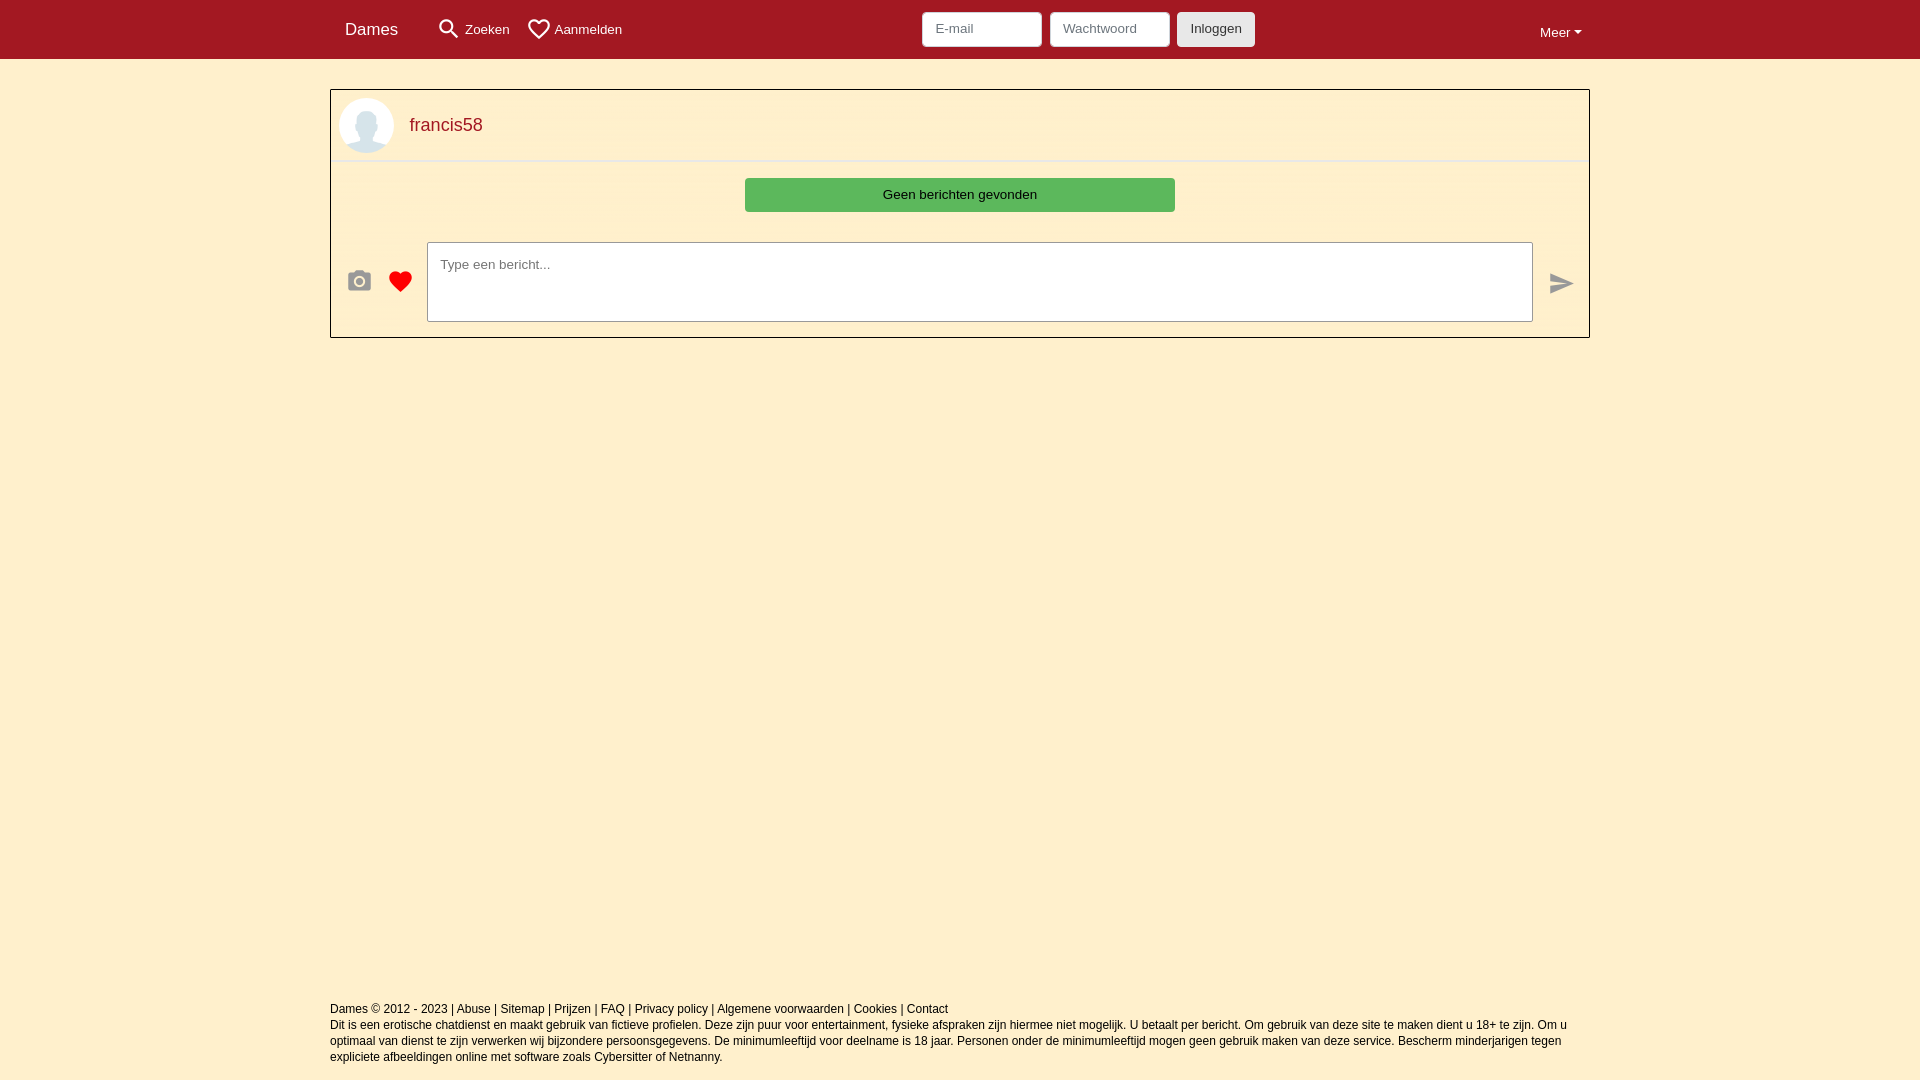 The height and width of the screenshot is (1080, 1920). What do you see at coordinates (612, 1009) in the screenshot?
I see `'FAQ'` at bounding box center [612, 1009].